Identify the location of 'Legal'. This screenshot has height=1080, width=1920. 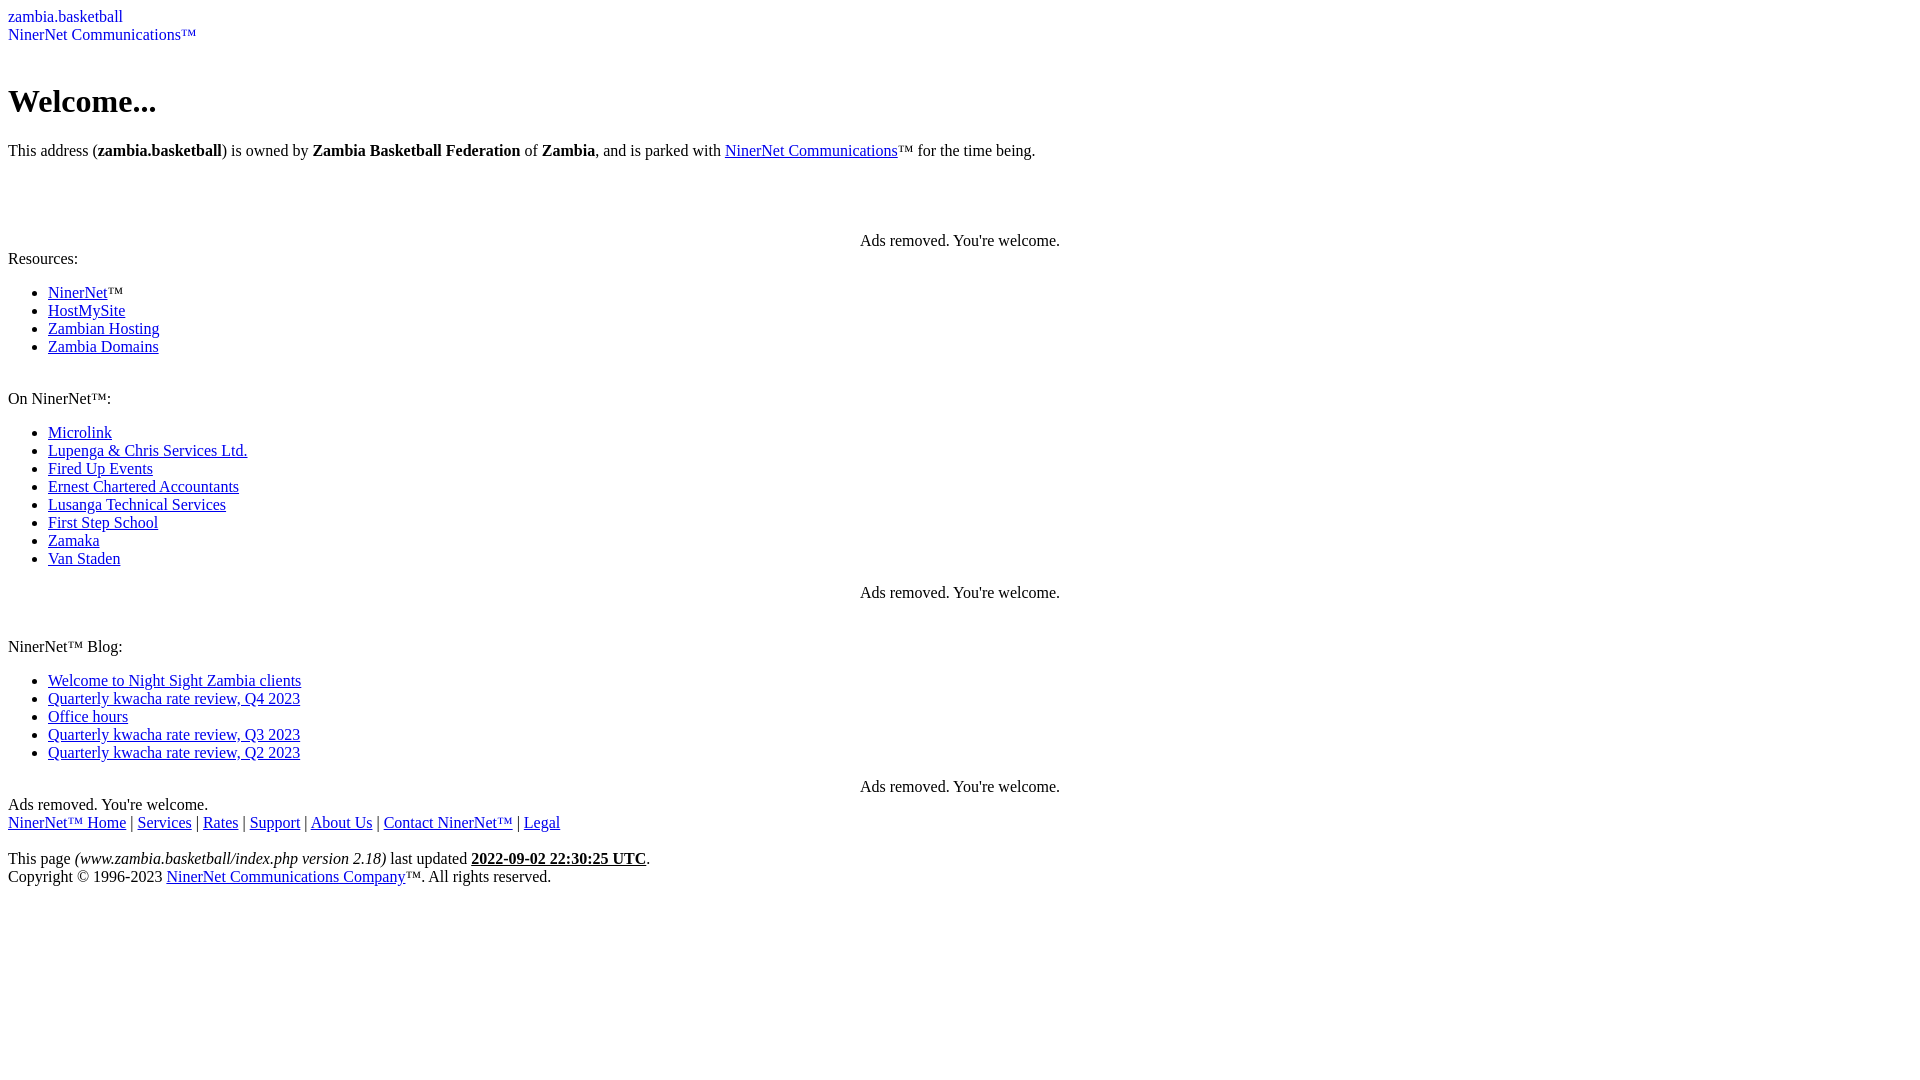
(542, 822).